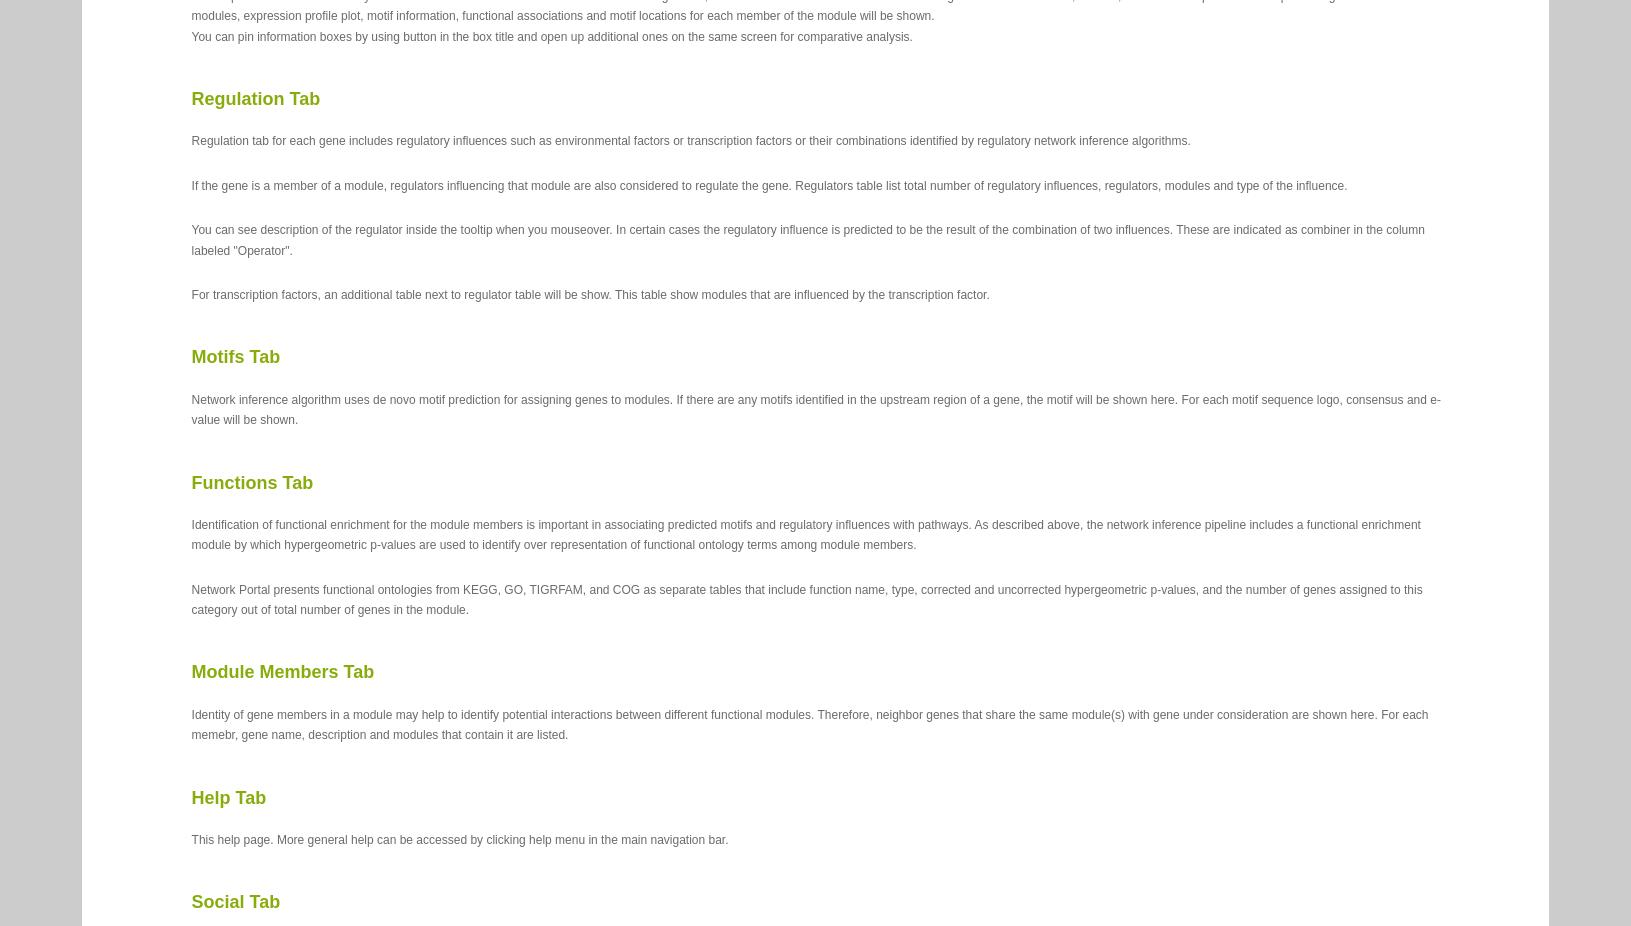 The width and height of the screenshot is (1631, 926). Describe the element at coordinates (254, 97) in the screenshot. I see `'Regulation Tab'` at that location.